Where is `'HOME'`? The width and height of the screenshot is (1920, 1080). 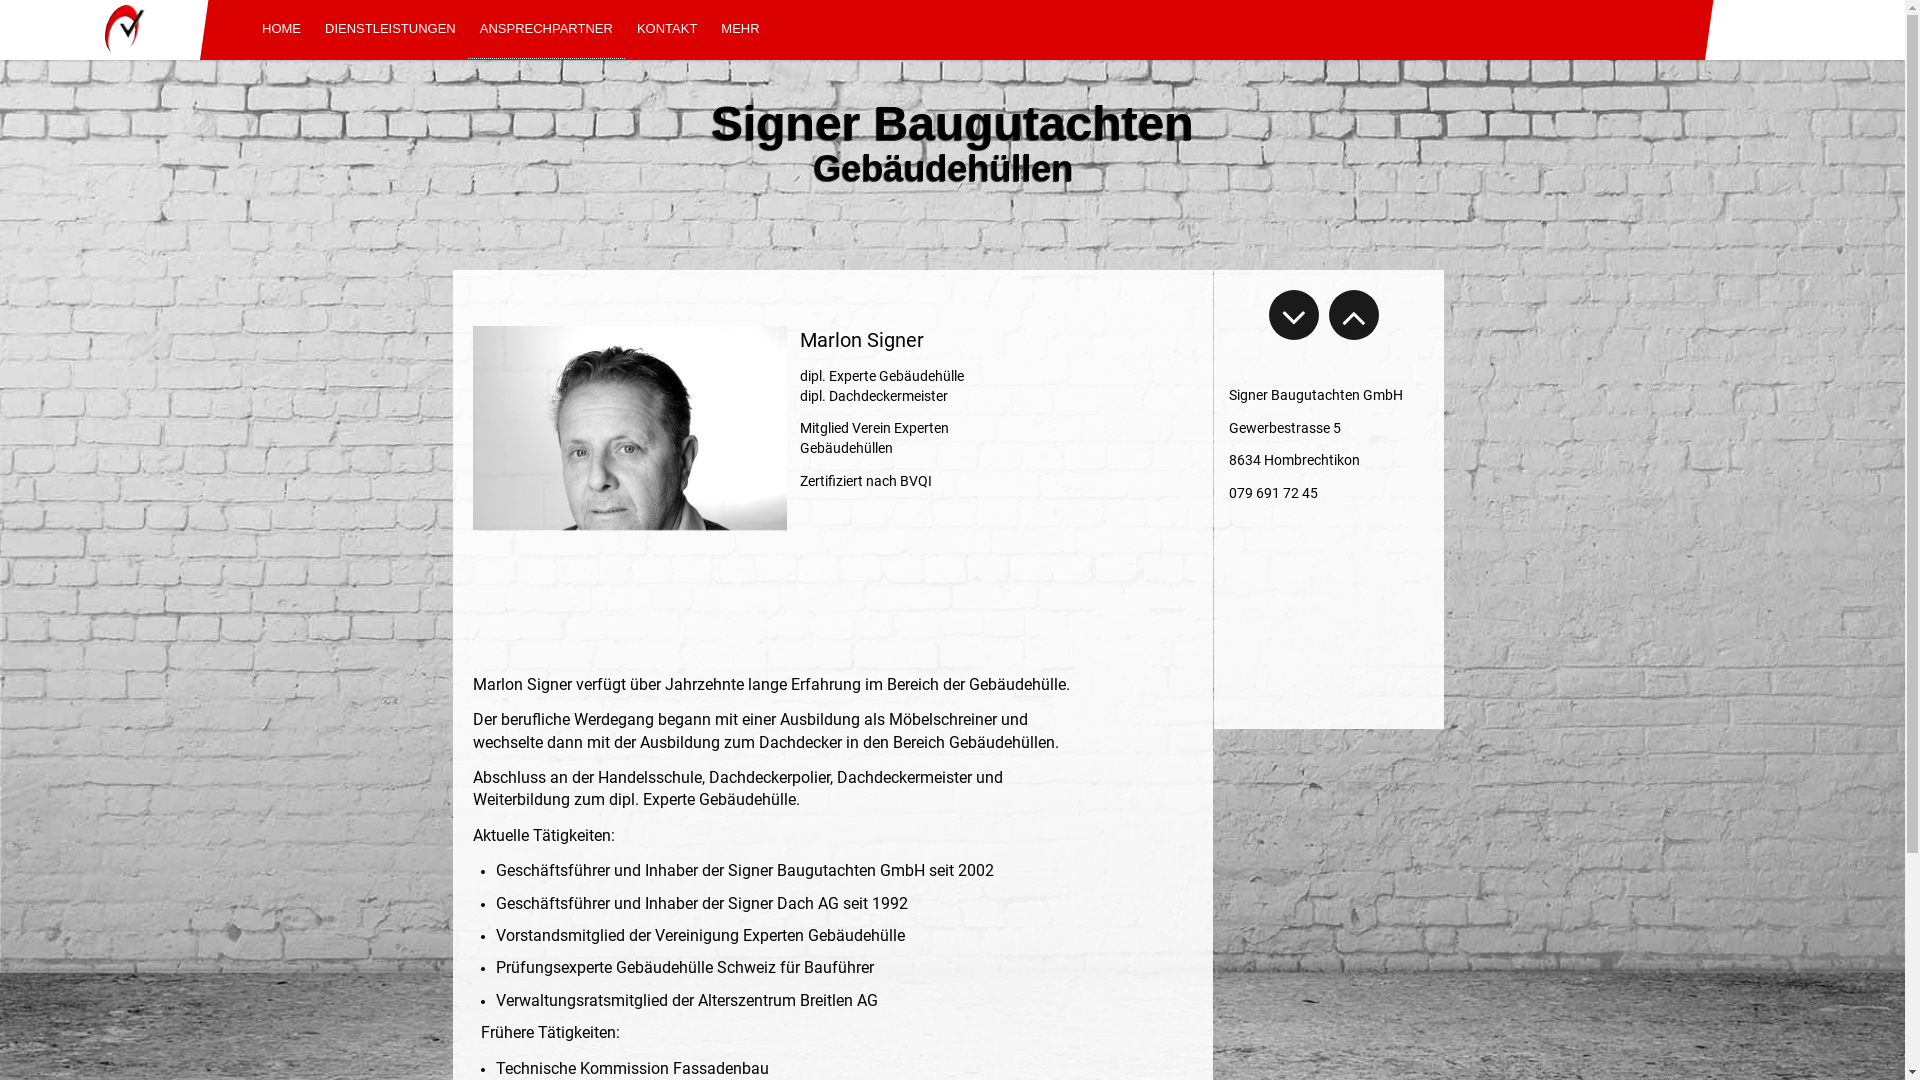
'HOME' is located at coordinates (280, 29).